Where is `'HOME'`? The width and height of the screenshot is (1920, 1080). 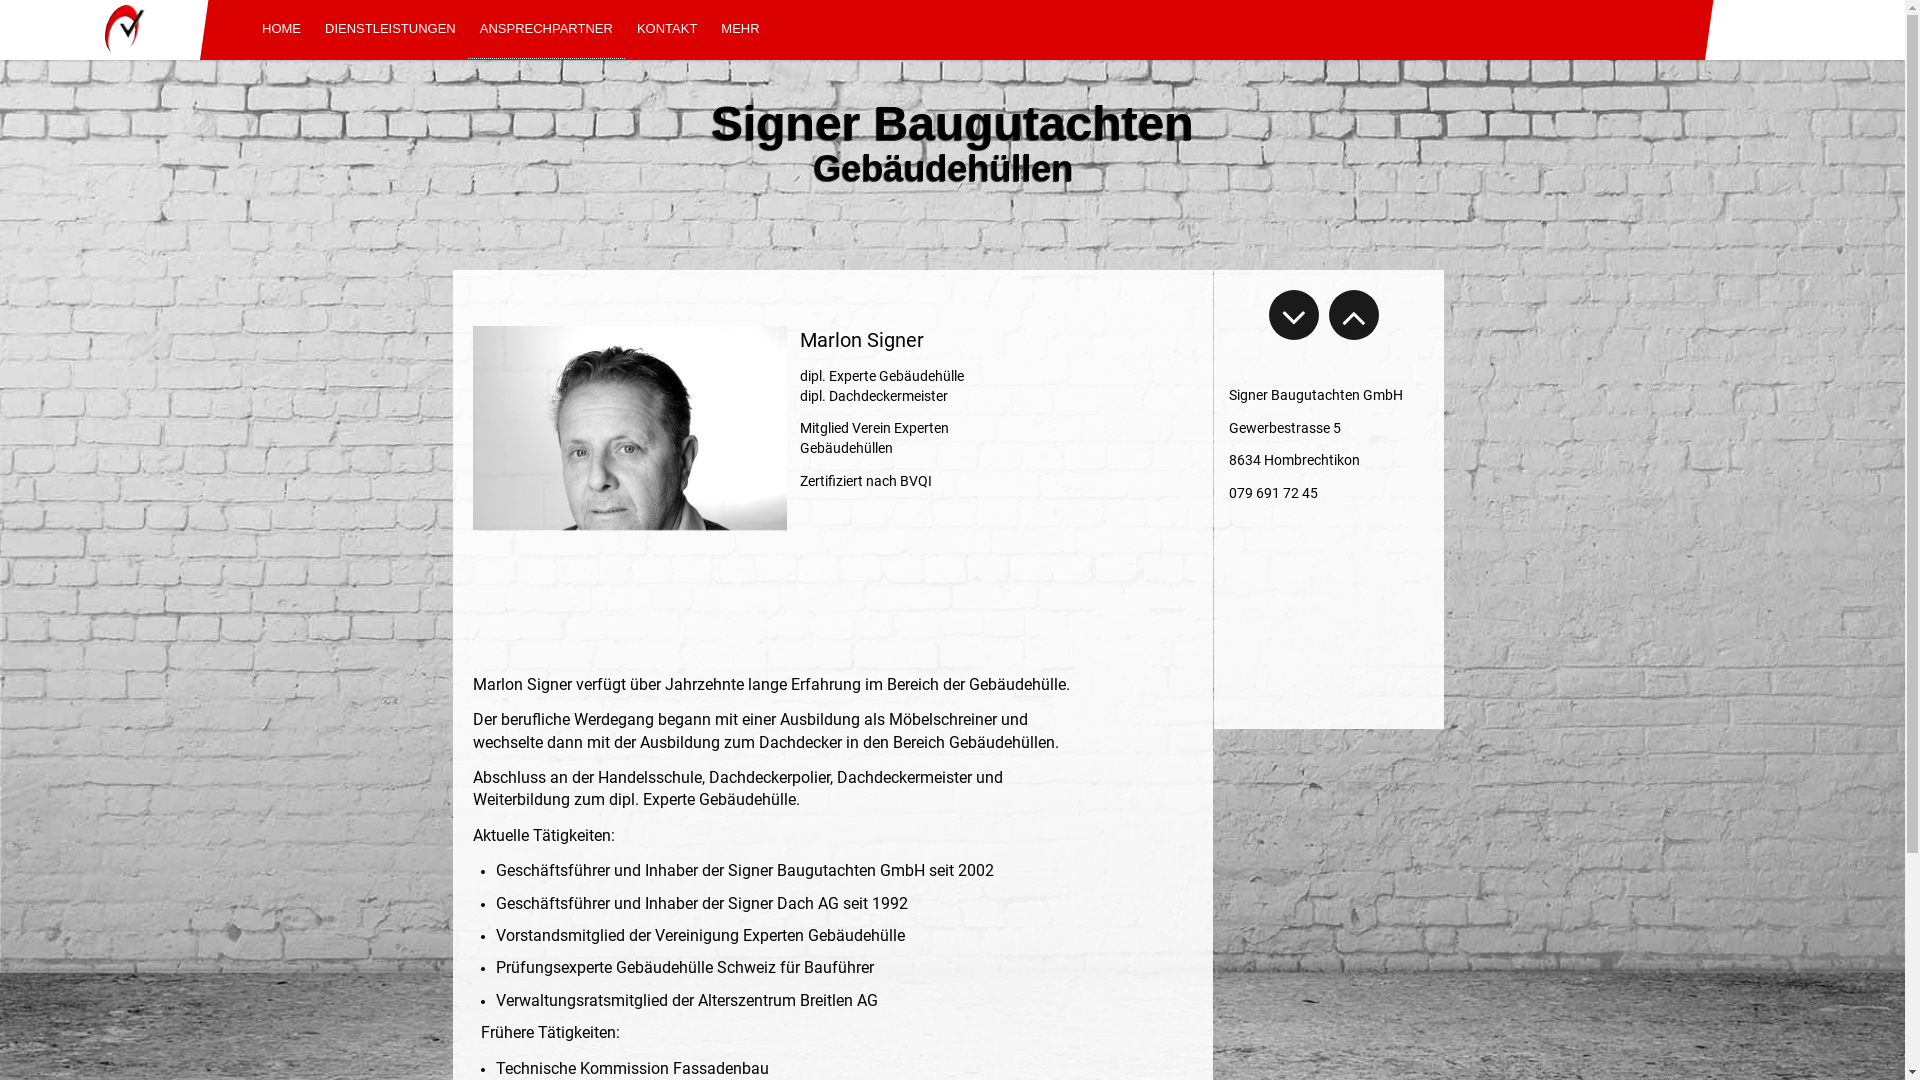
'HOME' is located at coordinates (280, 29).